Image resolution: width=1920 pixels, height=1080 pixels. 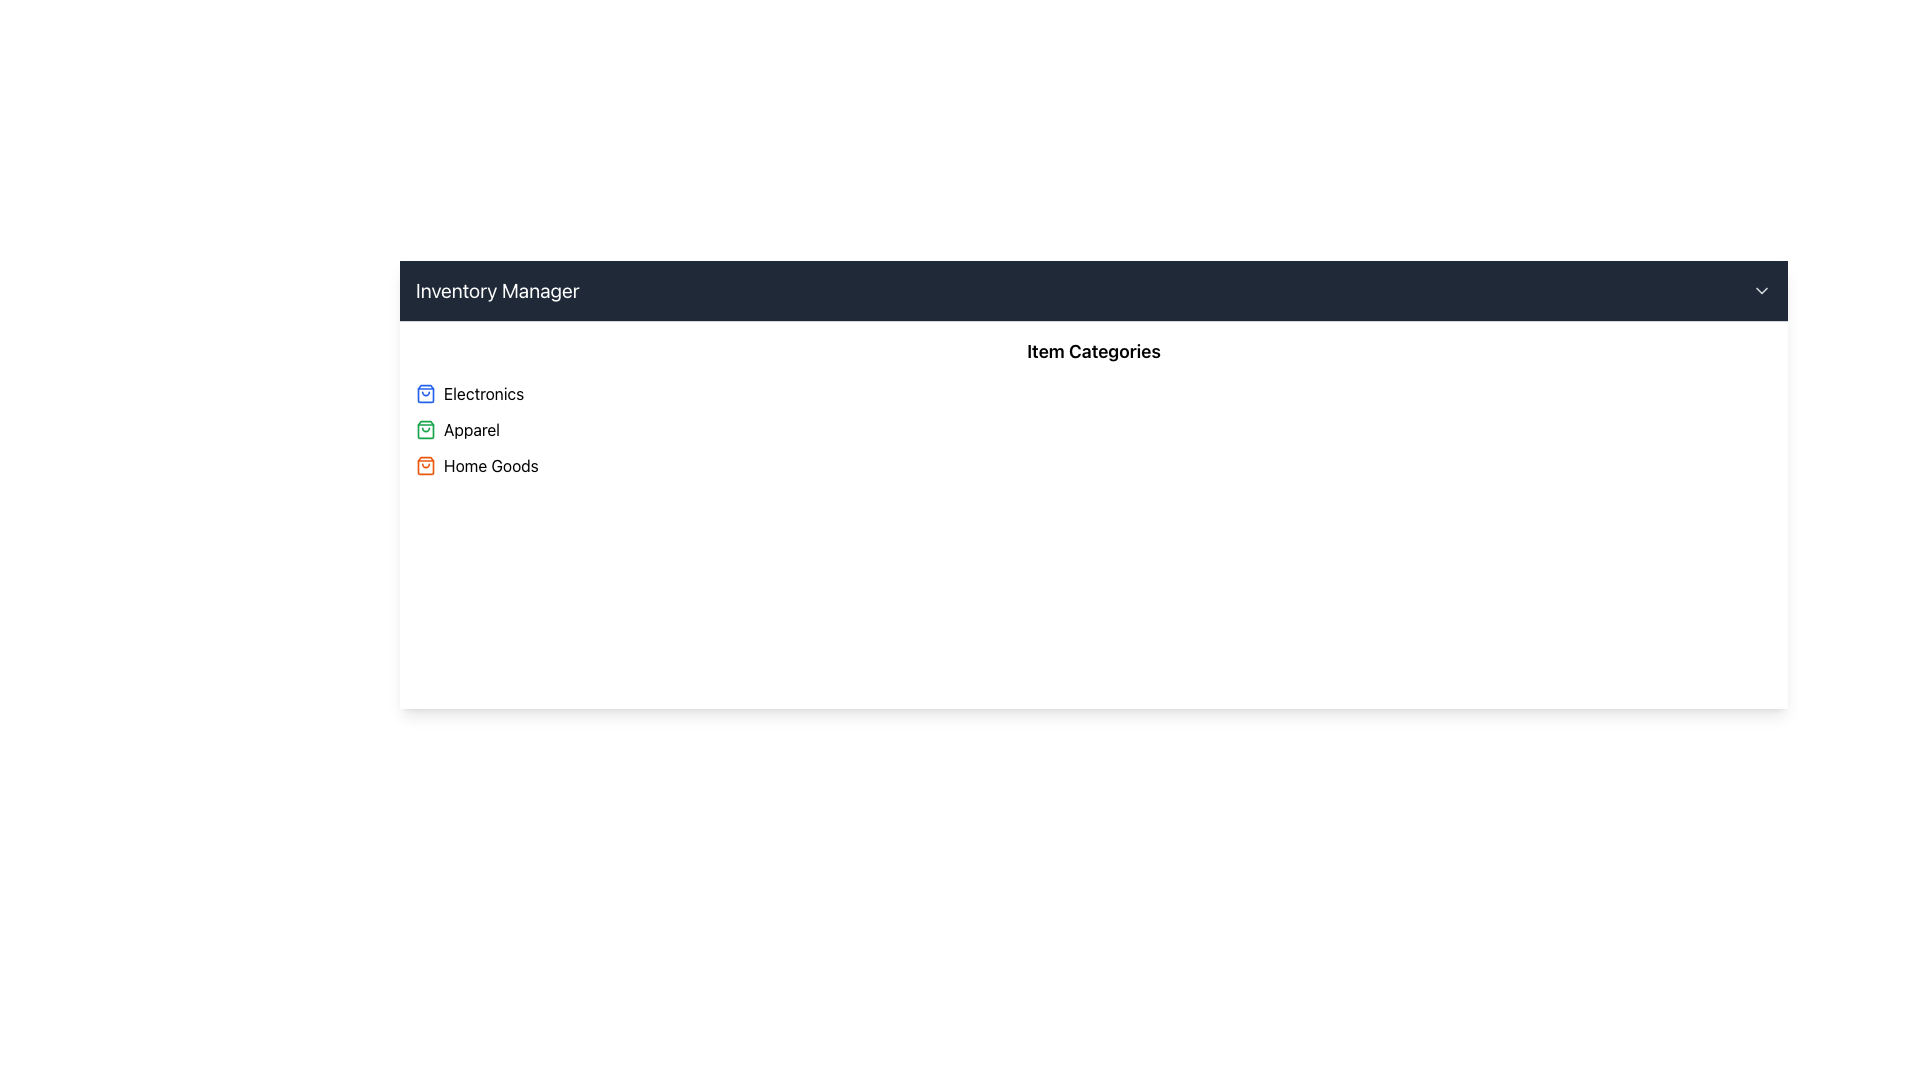 I want to click on the green shopping bag icon located immediately to the left of the 'Apparel' text, so click(x=425, y=428).